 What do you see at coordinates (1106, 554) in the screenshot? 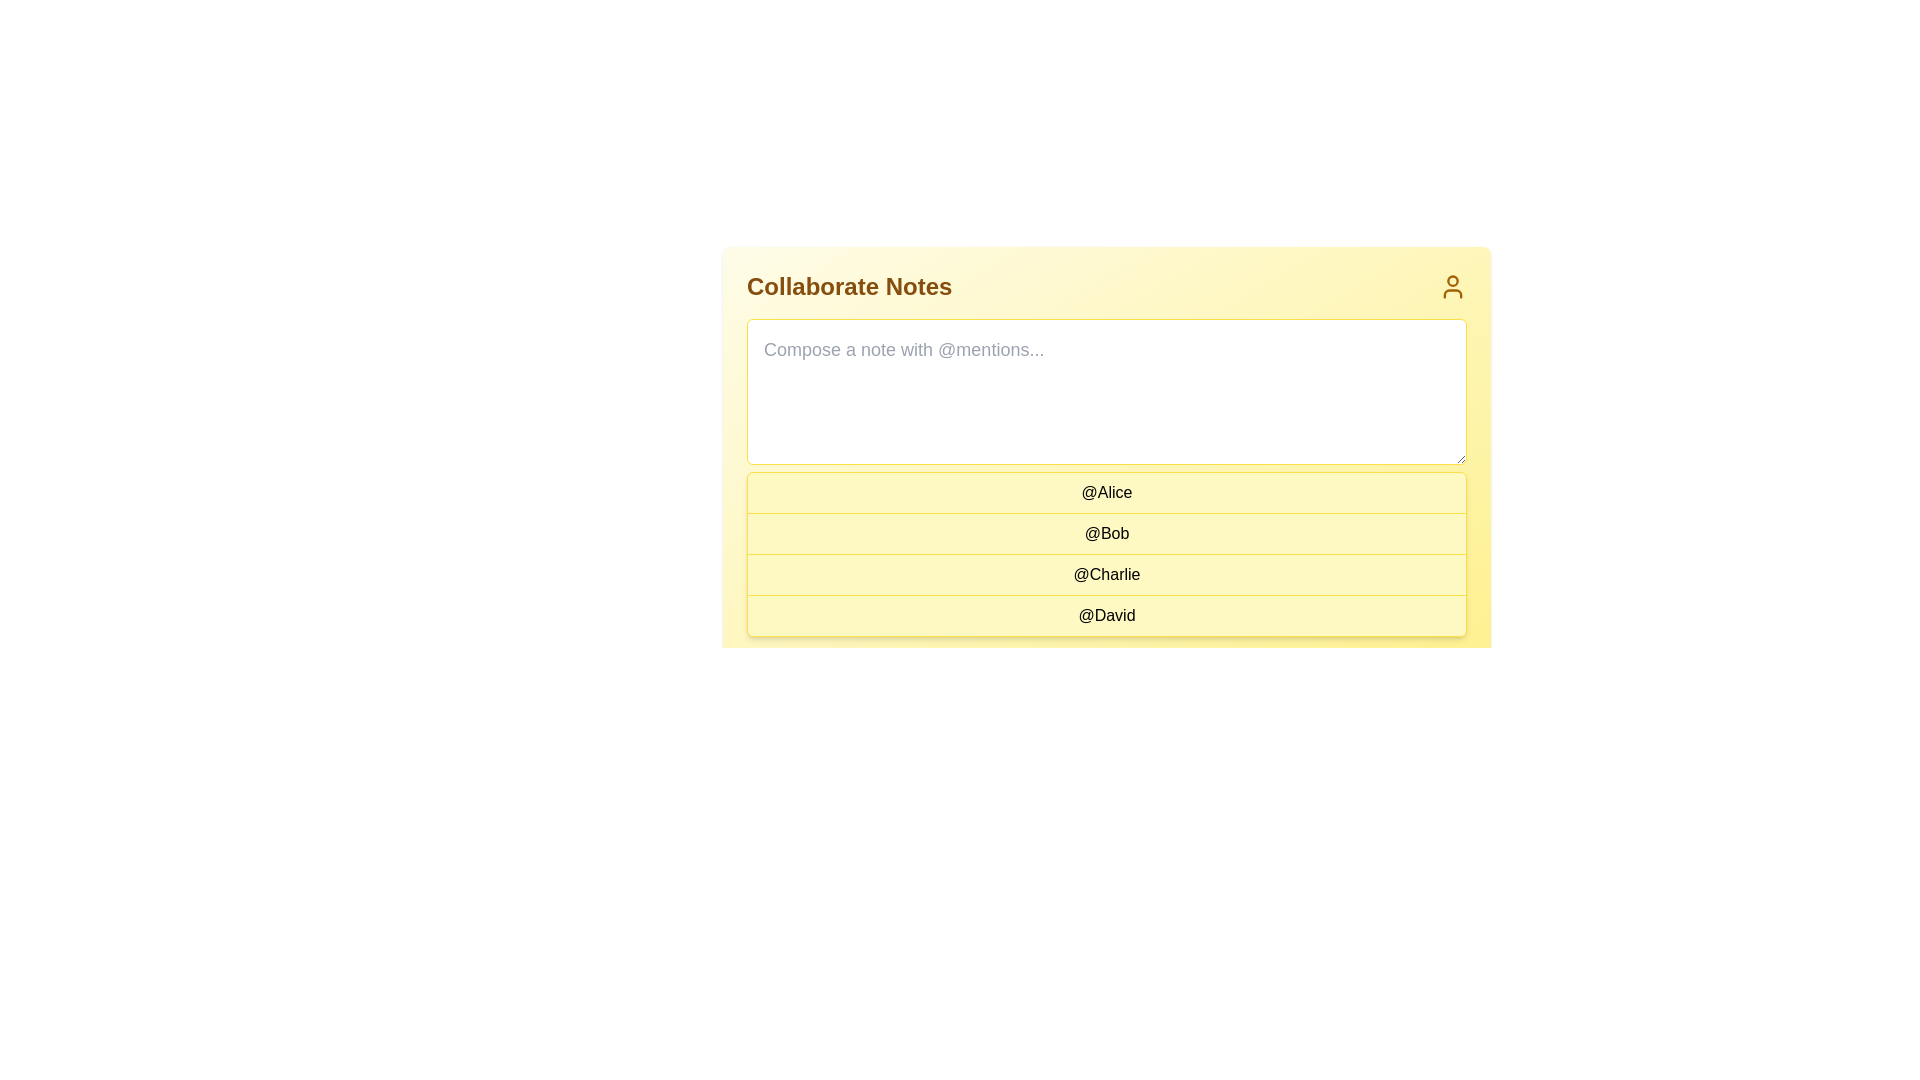
I see `the rows of the interactive list of usernames located centrally below the input text area` at bounding box center [1106, 554].